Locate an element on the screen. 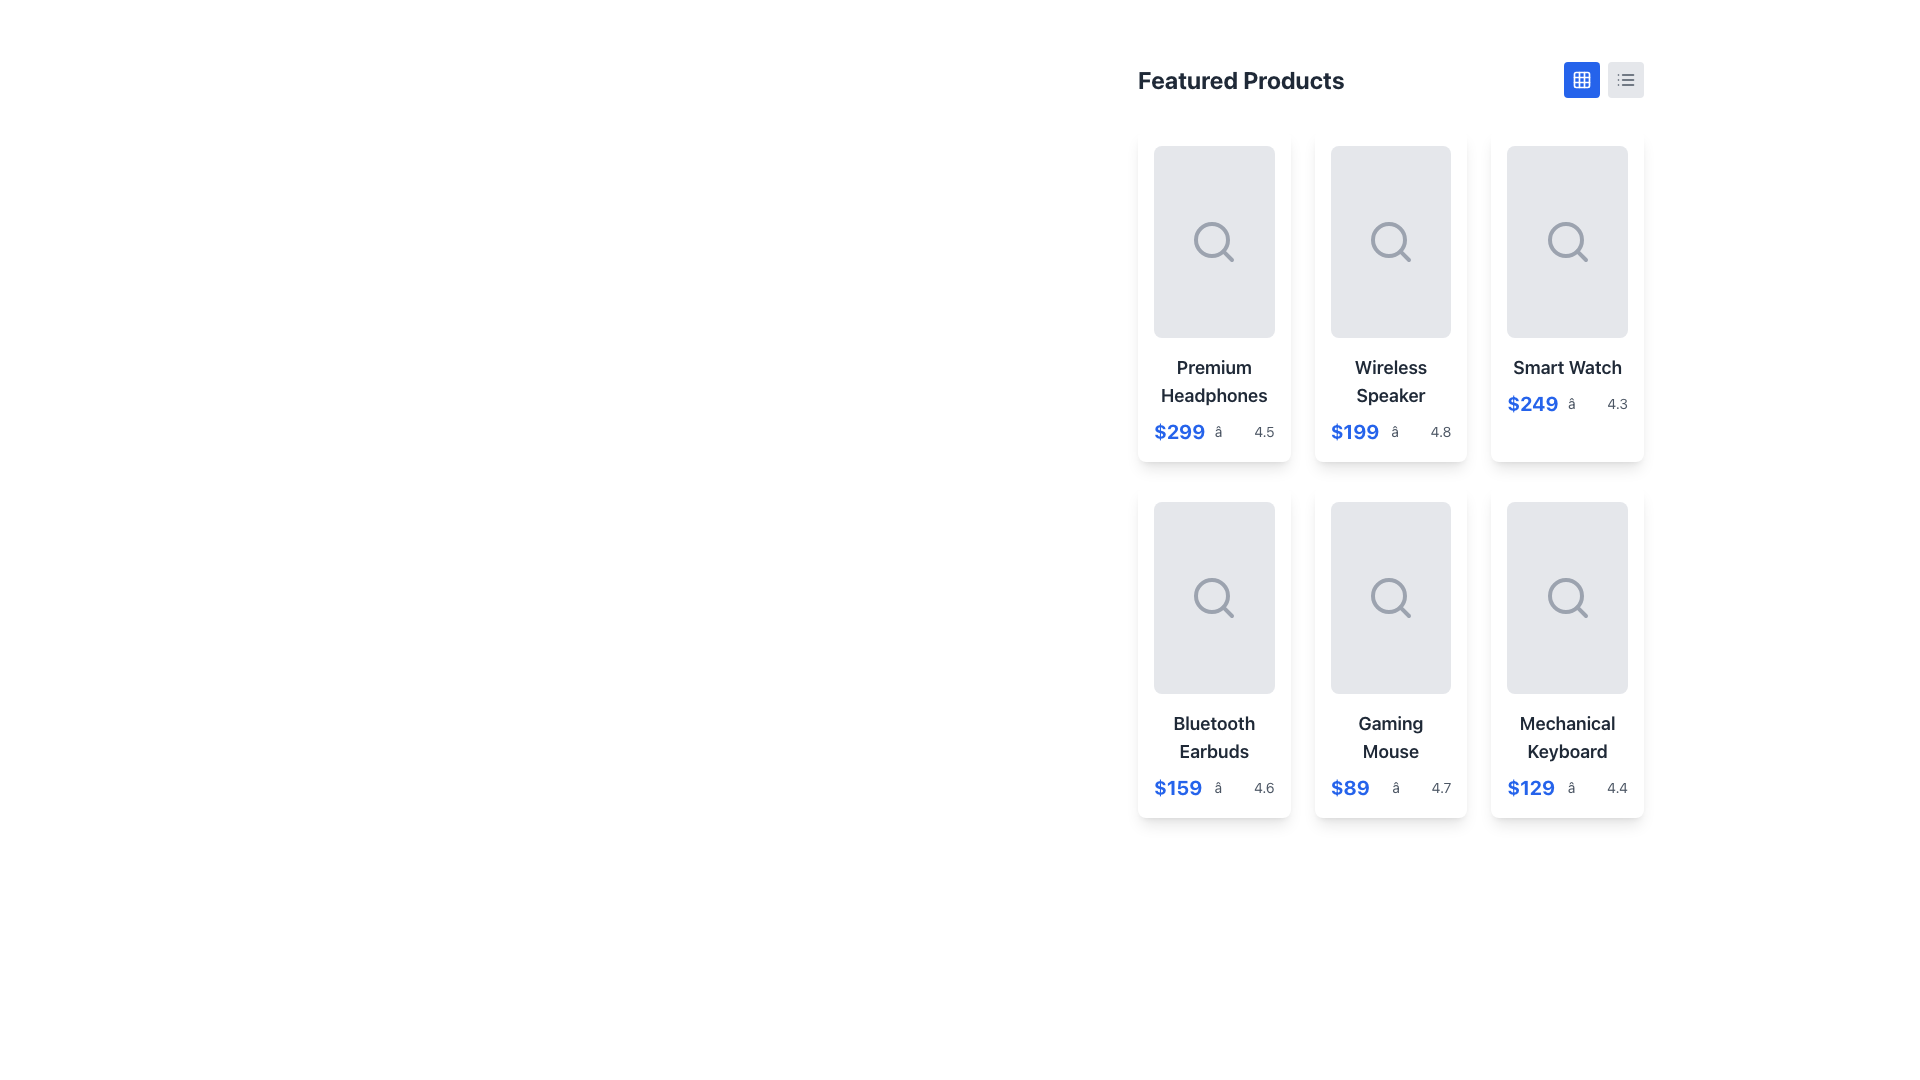  the decorative circle that represents the focal point of the magnifying glass icon located in the top-left corner of the 'Premium Headphones' card is located at coordinates (1211, 238).